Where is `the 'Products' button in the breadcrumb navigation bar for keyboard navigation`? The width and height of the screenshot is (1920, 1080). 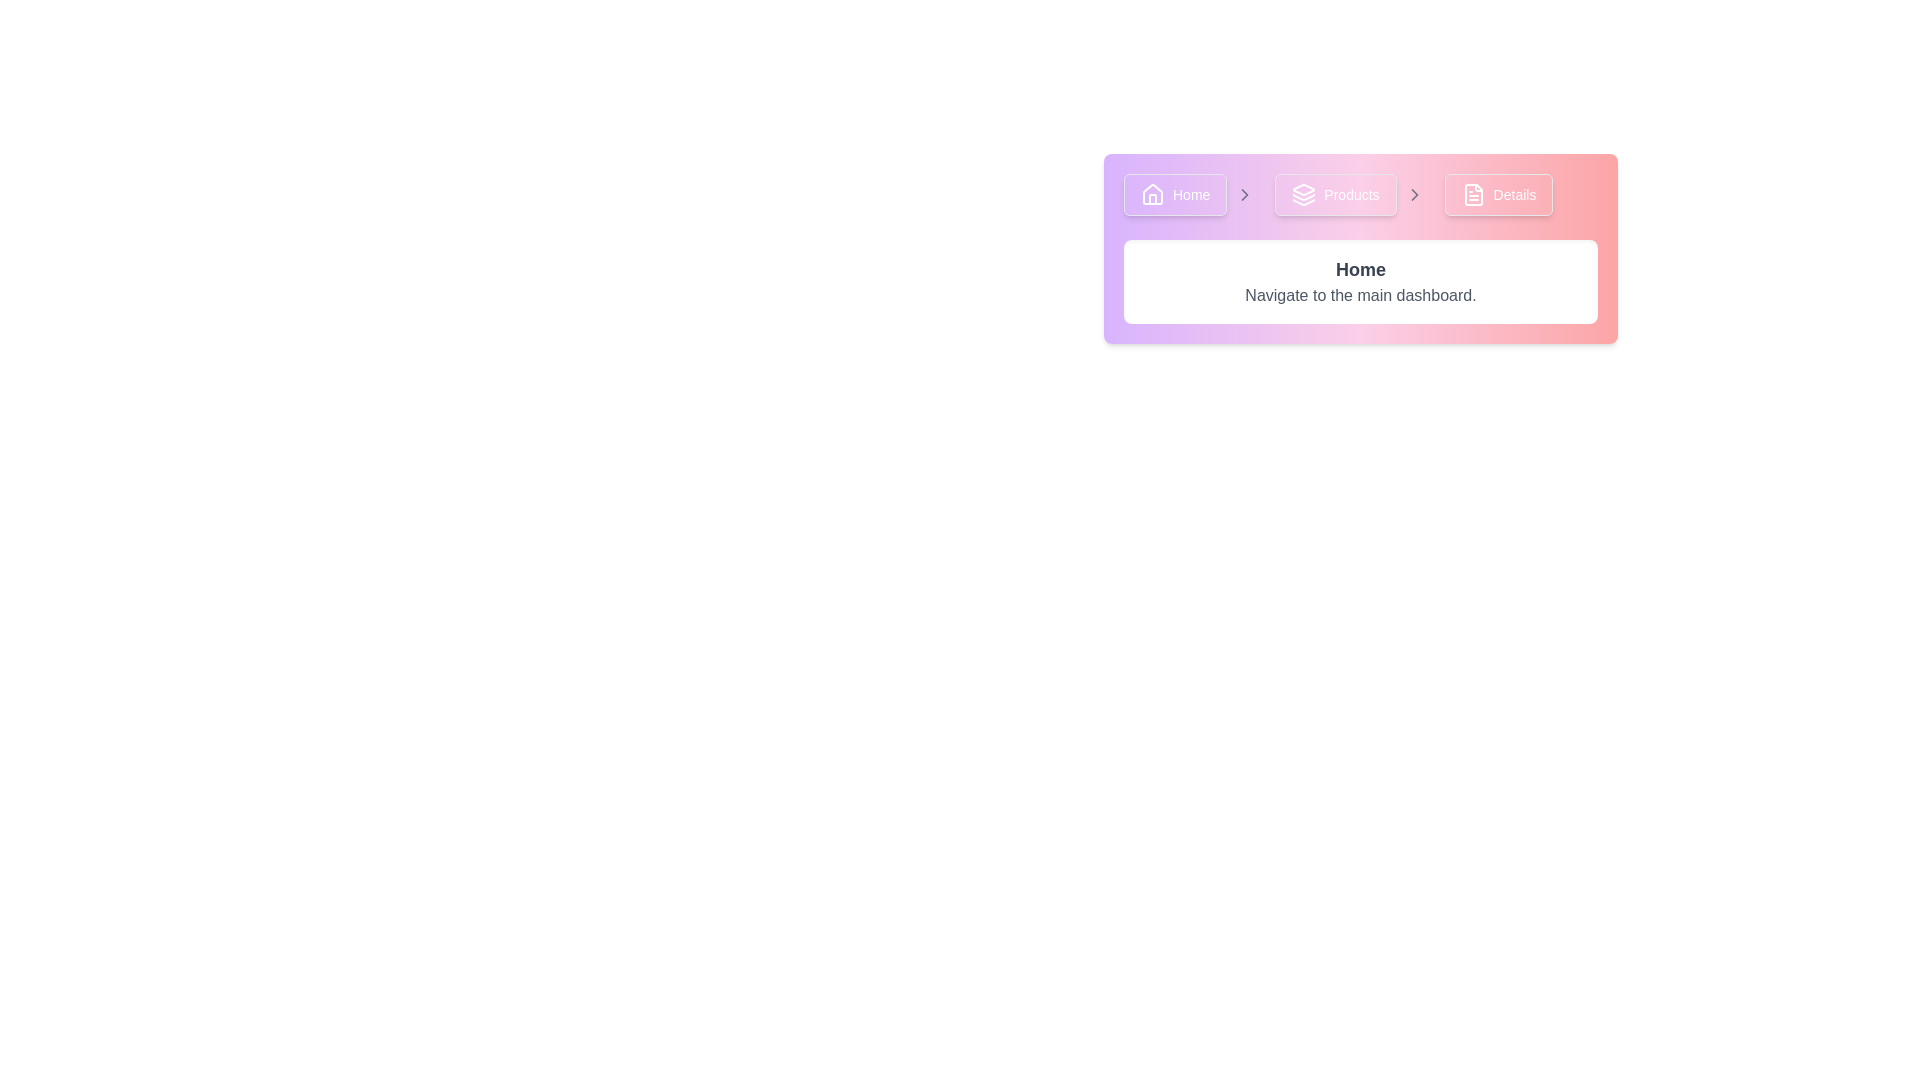 the 'Products' button in the breadcrumb navigation bar for keyboard navigation is located at coordinates (1353, 195).